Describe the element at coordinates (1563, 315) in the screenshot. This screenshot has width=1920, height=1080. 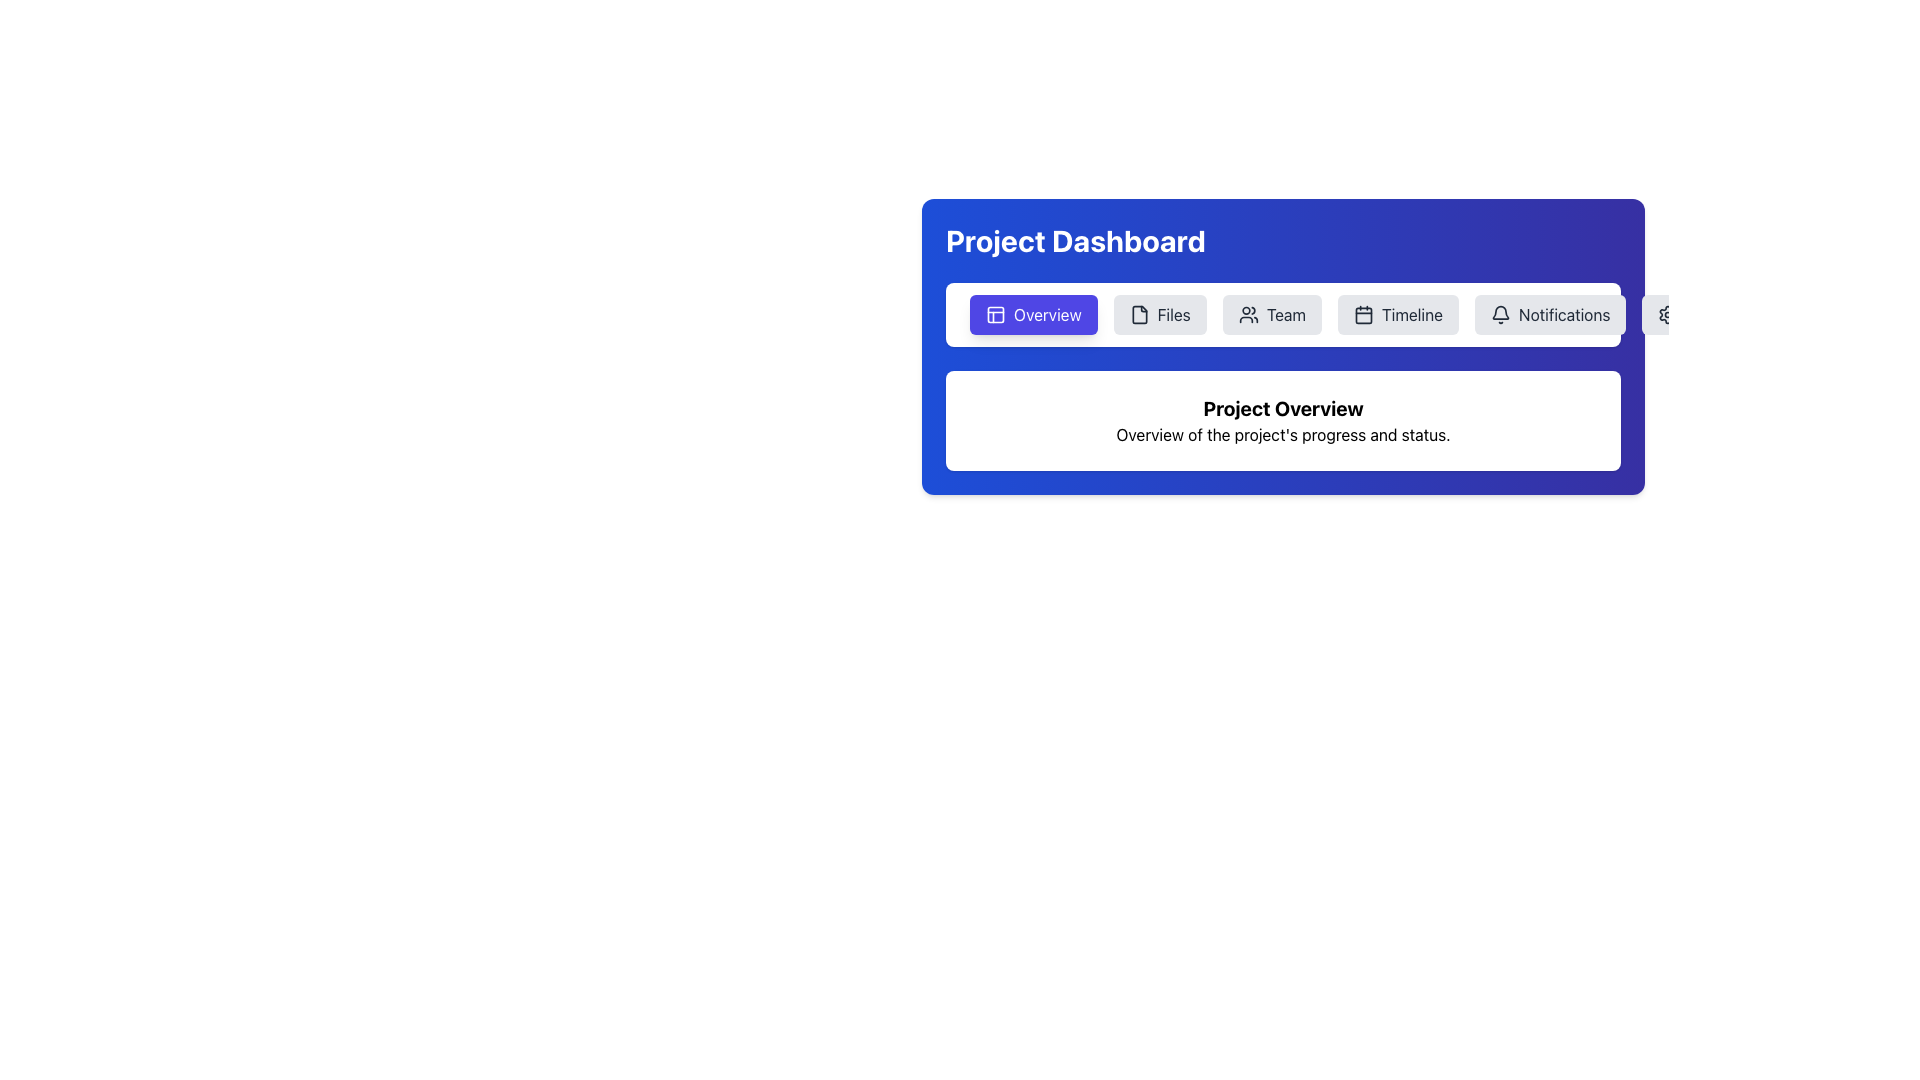
I see `the 'Notifications' text label, which is displayed in bold font style and is part of the horizontal navigation bar at the top right of the dashboard` at that location.